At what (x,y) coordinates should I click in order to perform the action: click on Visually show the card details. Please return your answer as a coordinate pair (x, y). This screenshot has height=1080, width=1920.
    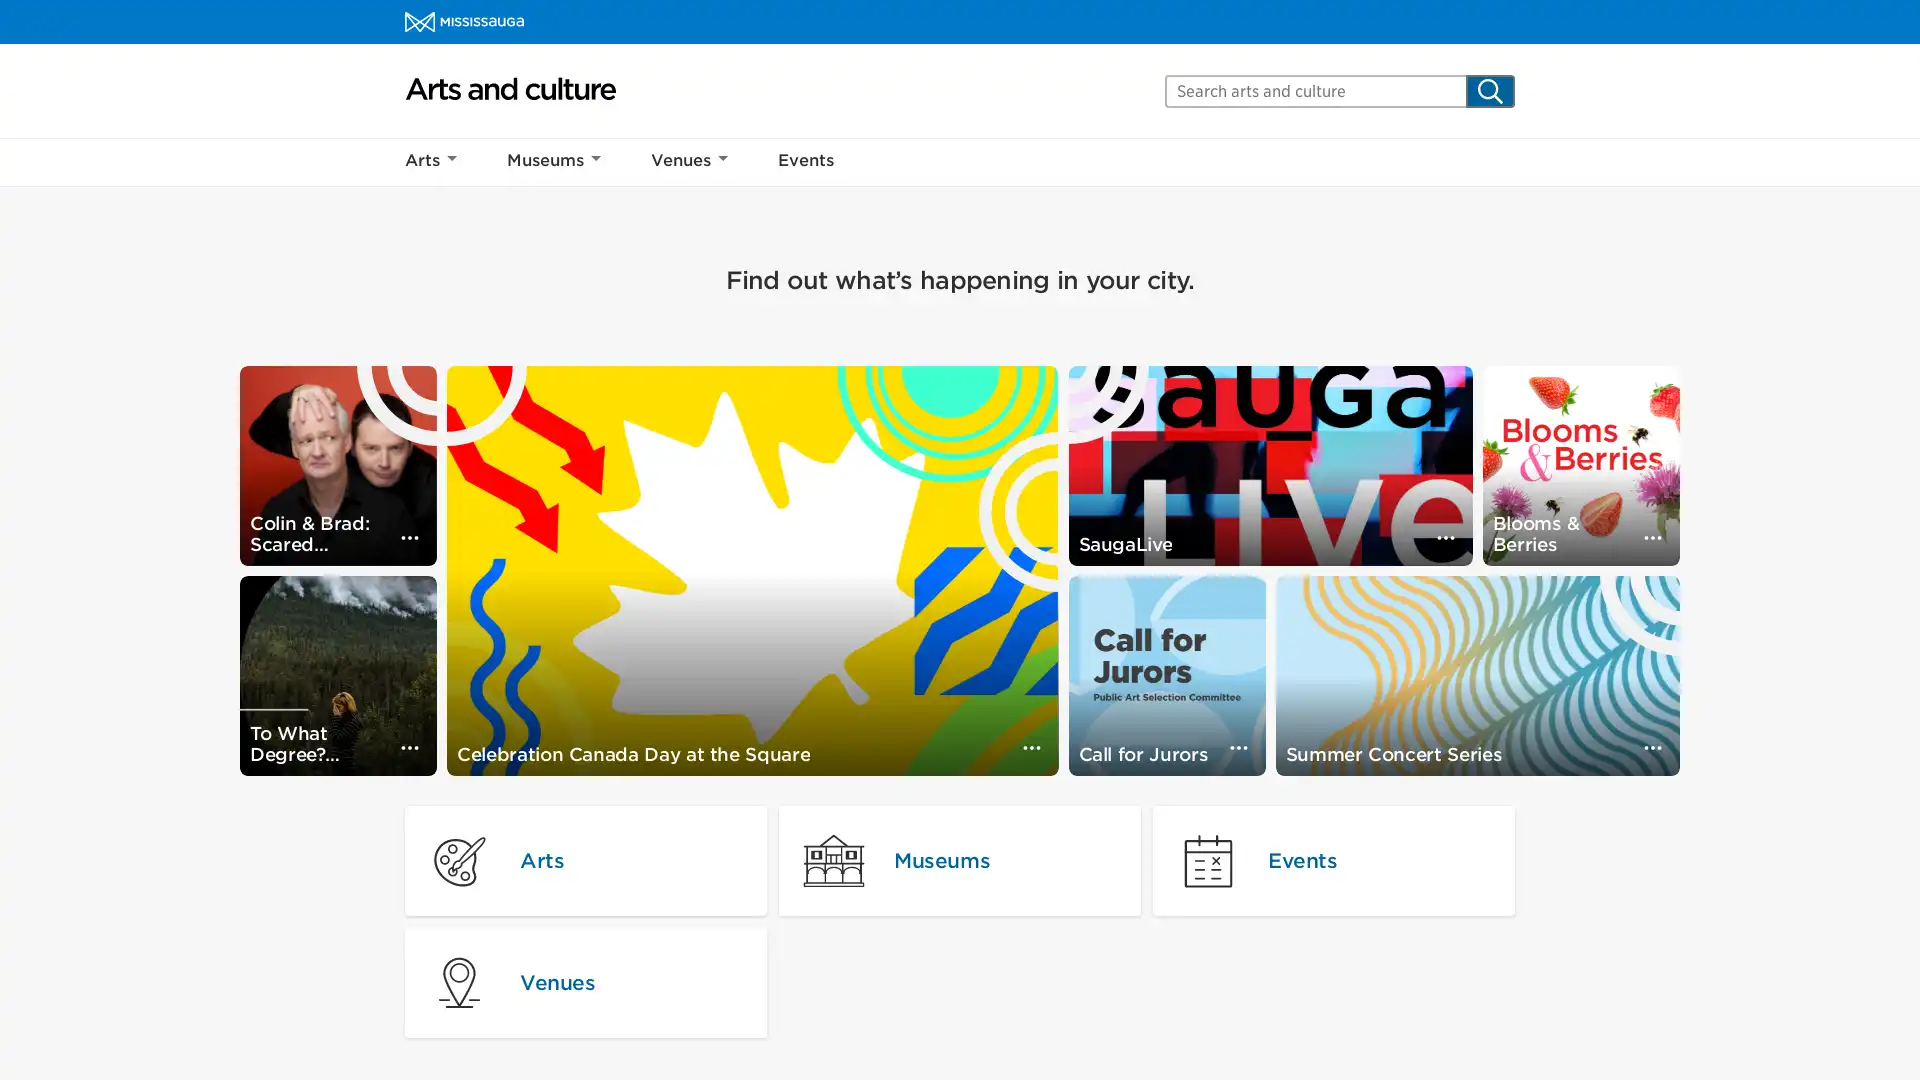
    Looking at the image, I should click on (1237, 748).